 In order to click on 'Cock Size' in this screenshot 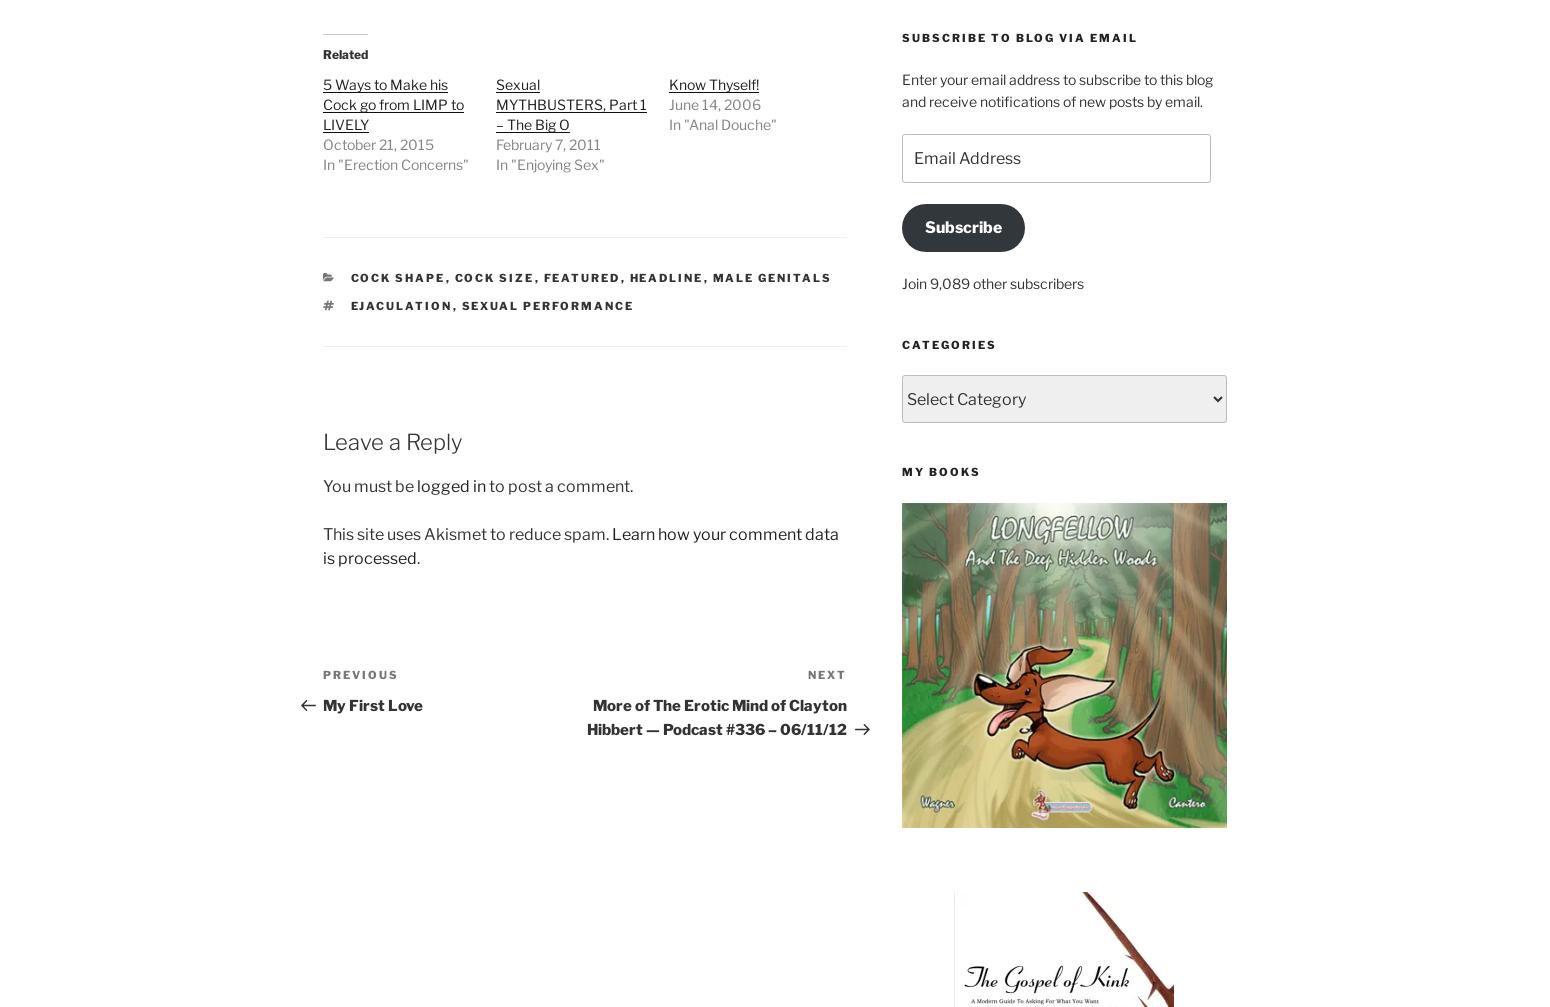, I will do `click(492, 278)`.